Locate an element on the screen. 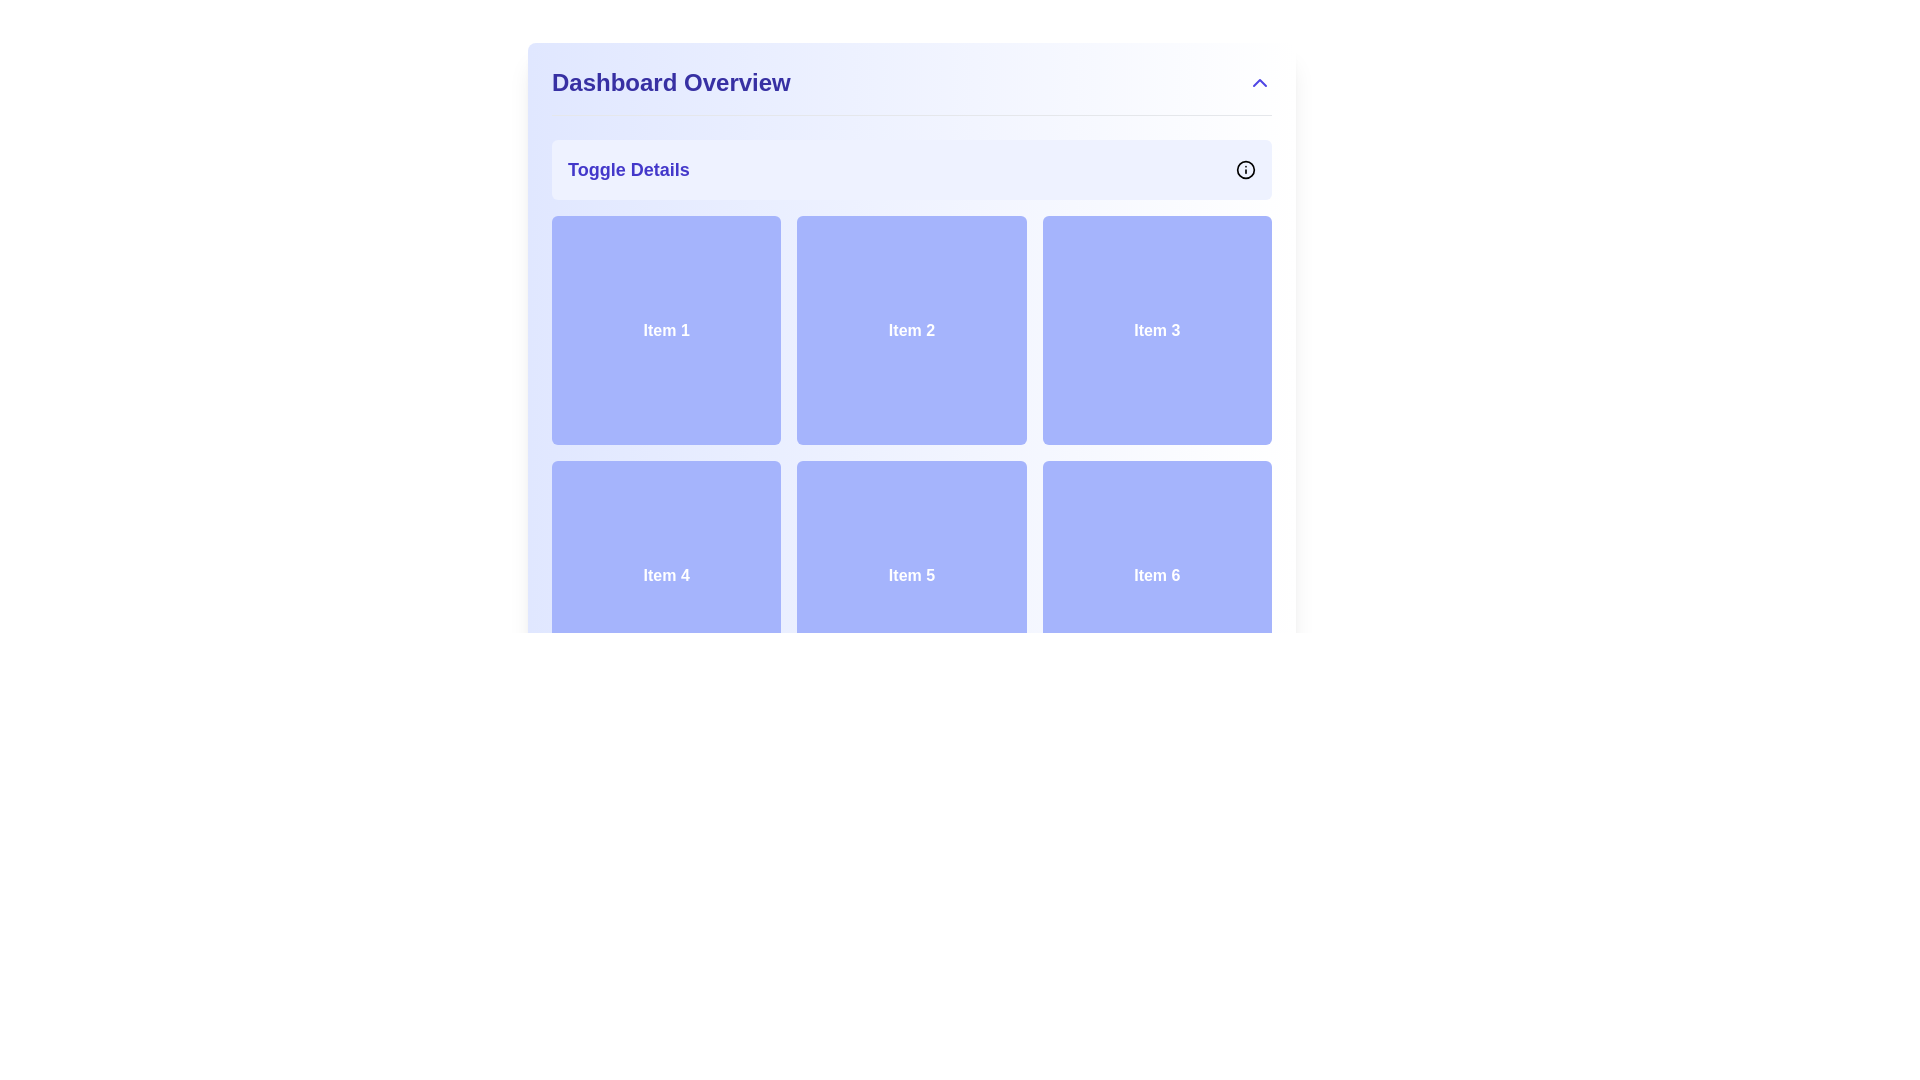  the Decorative Tile, which is the second tile in a grid layout, centrally located in the first row is located at coordinates (911, 329).